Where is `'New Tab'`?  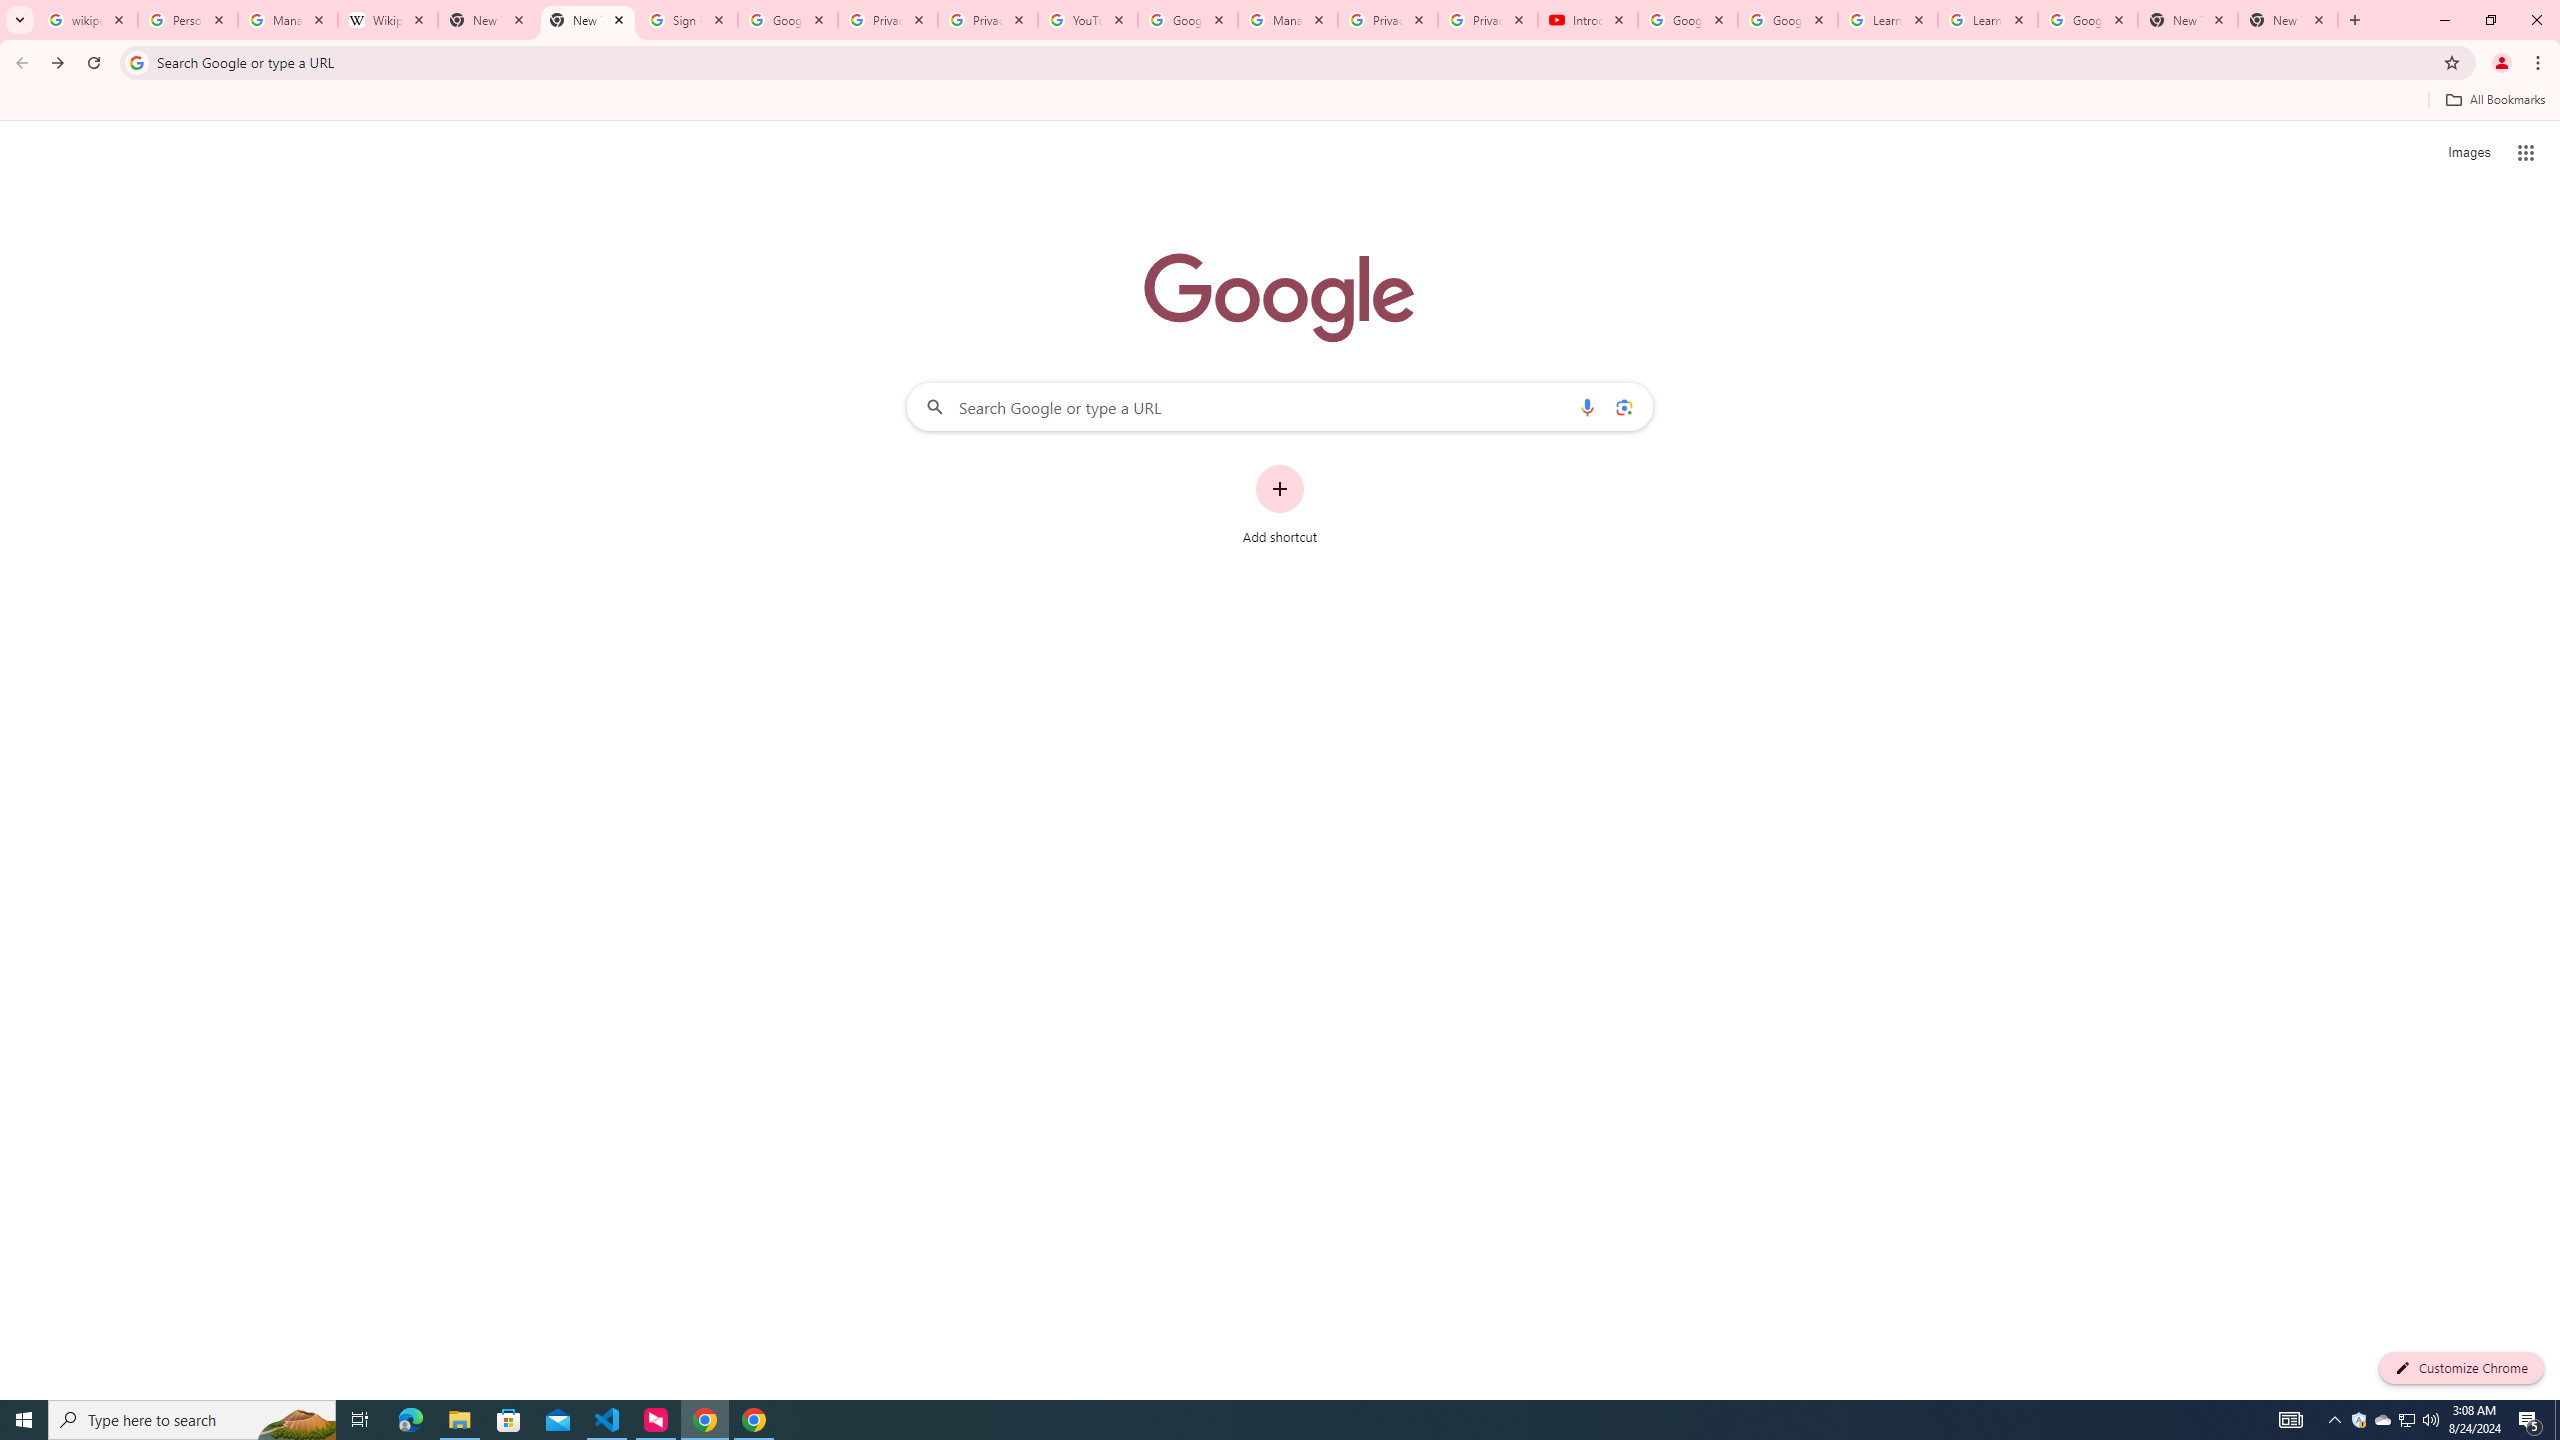 'New Tab' is located at coordinates (2188, 19).